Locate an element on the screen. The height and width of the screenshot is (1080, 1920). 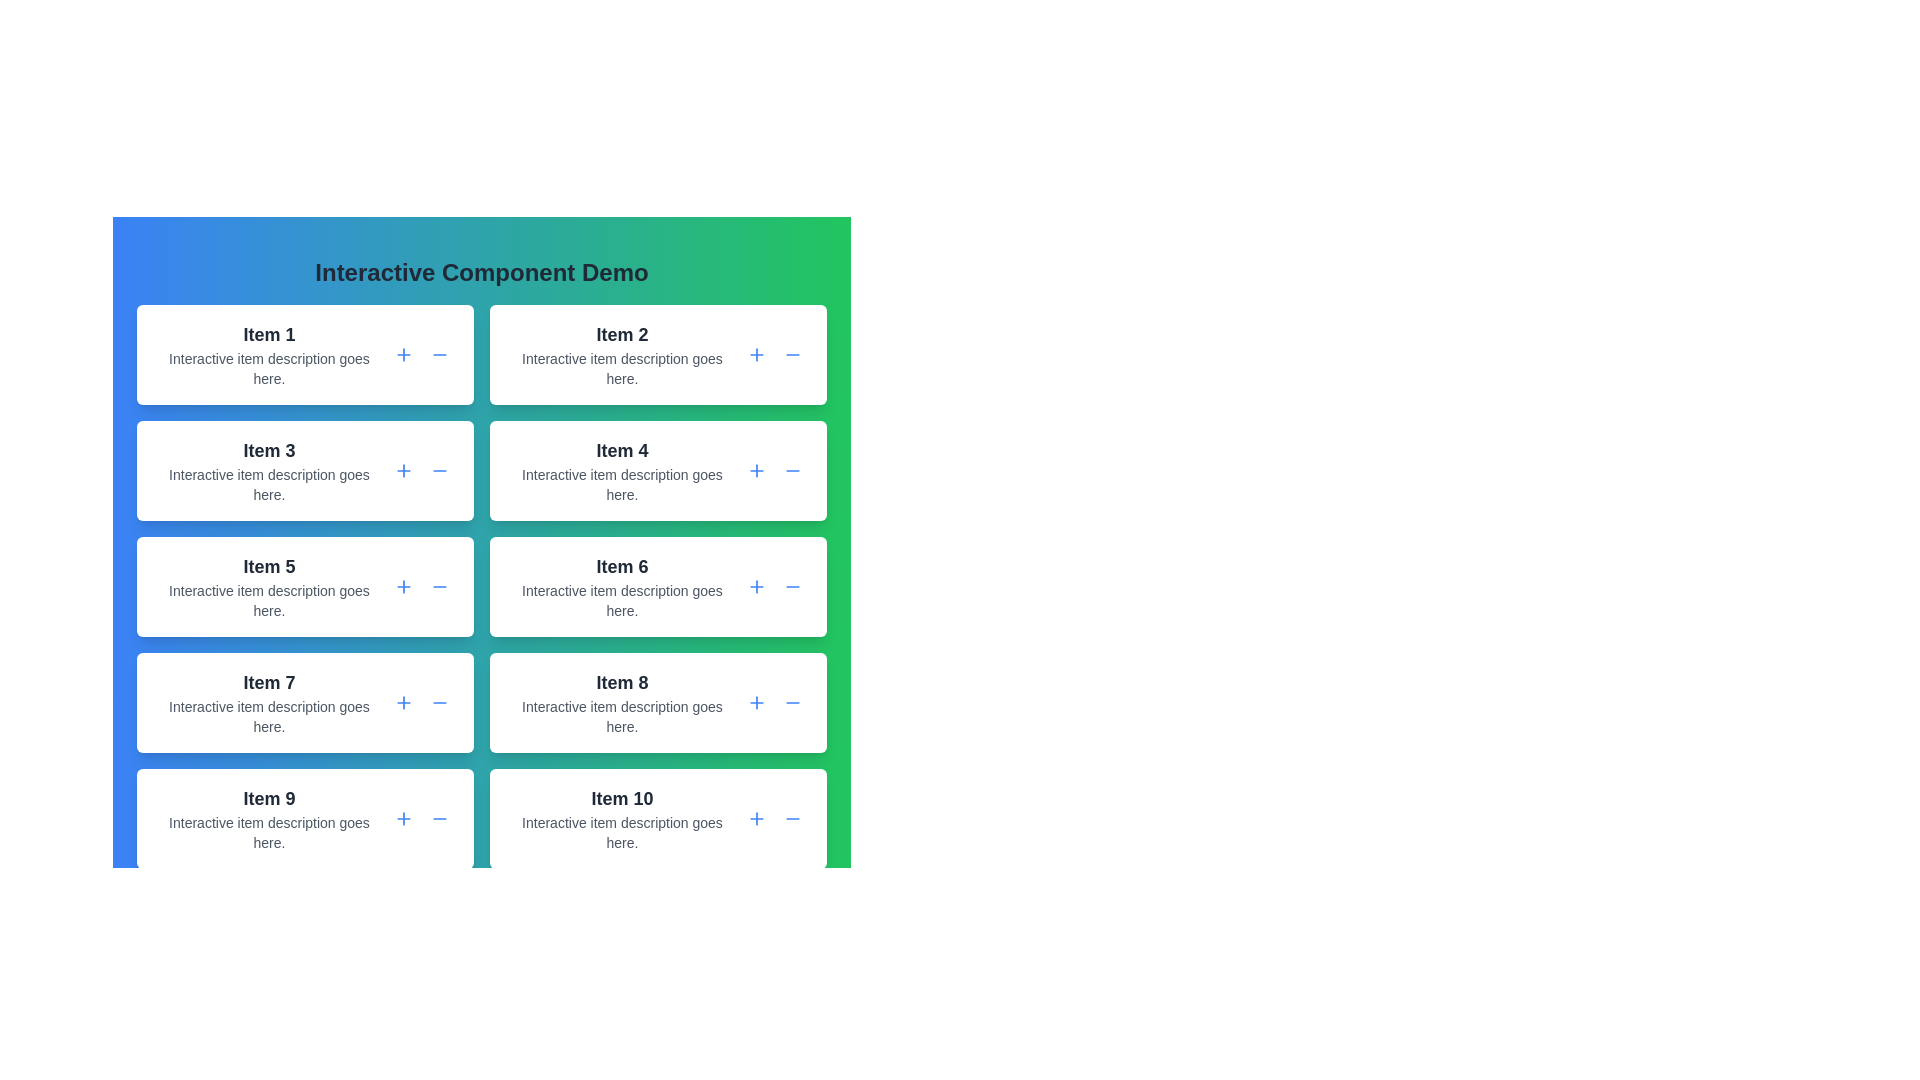
the SVG icon resembling a cross or plus-sign, which is located next to the '-' icon for 'Item 8' is located at coordinates (756, 701).